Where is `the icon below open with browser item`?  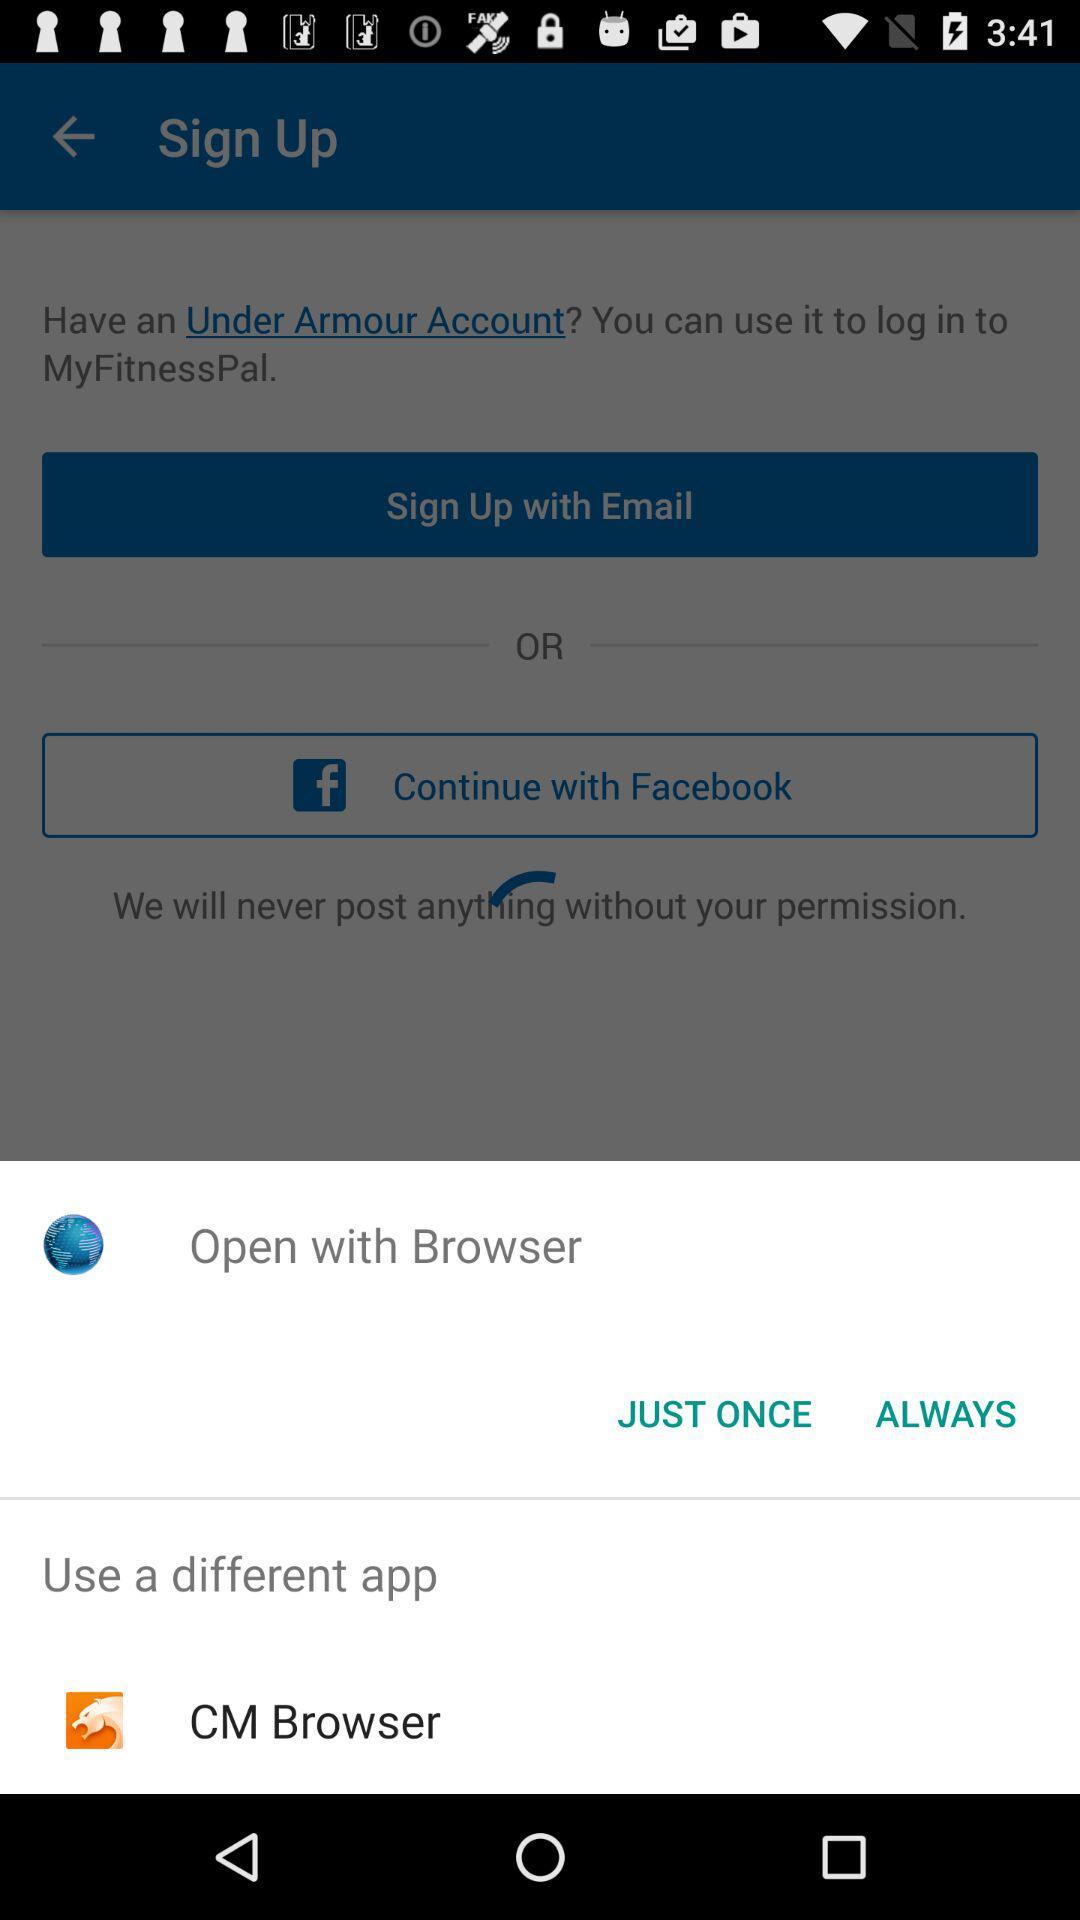
the icon below open with browser item is located at coordinates (713, 1411).